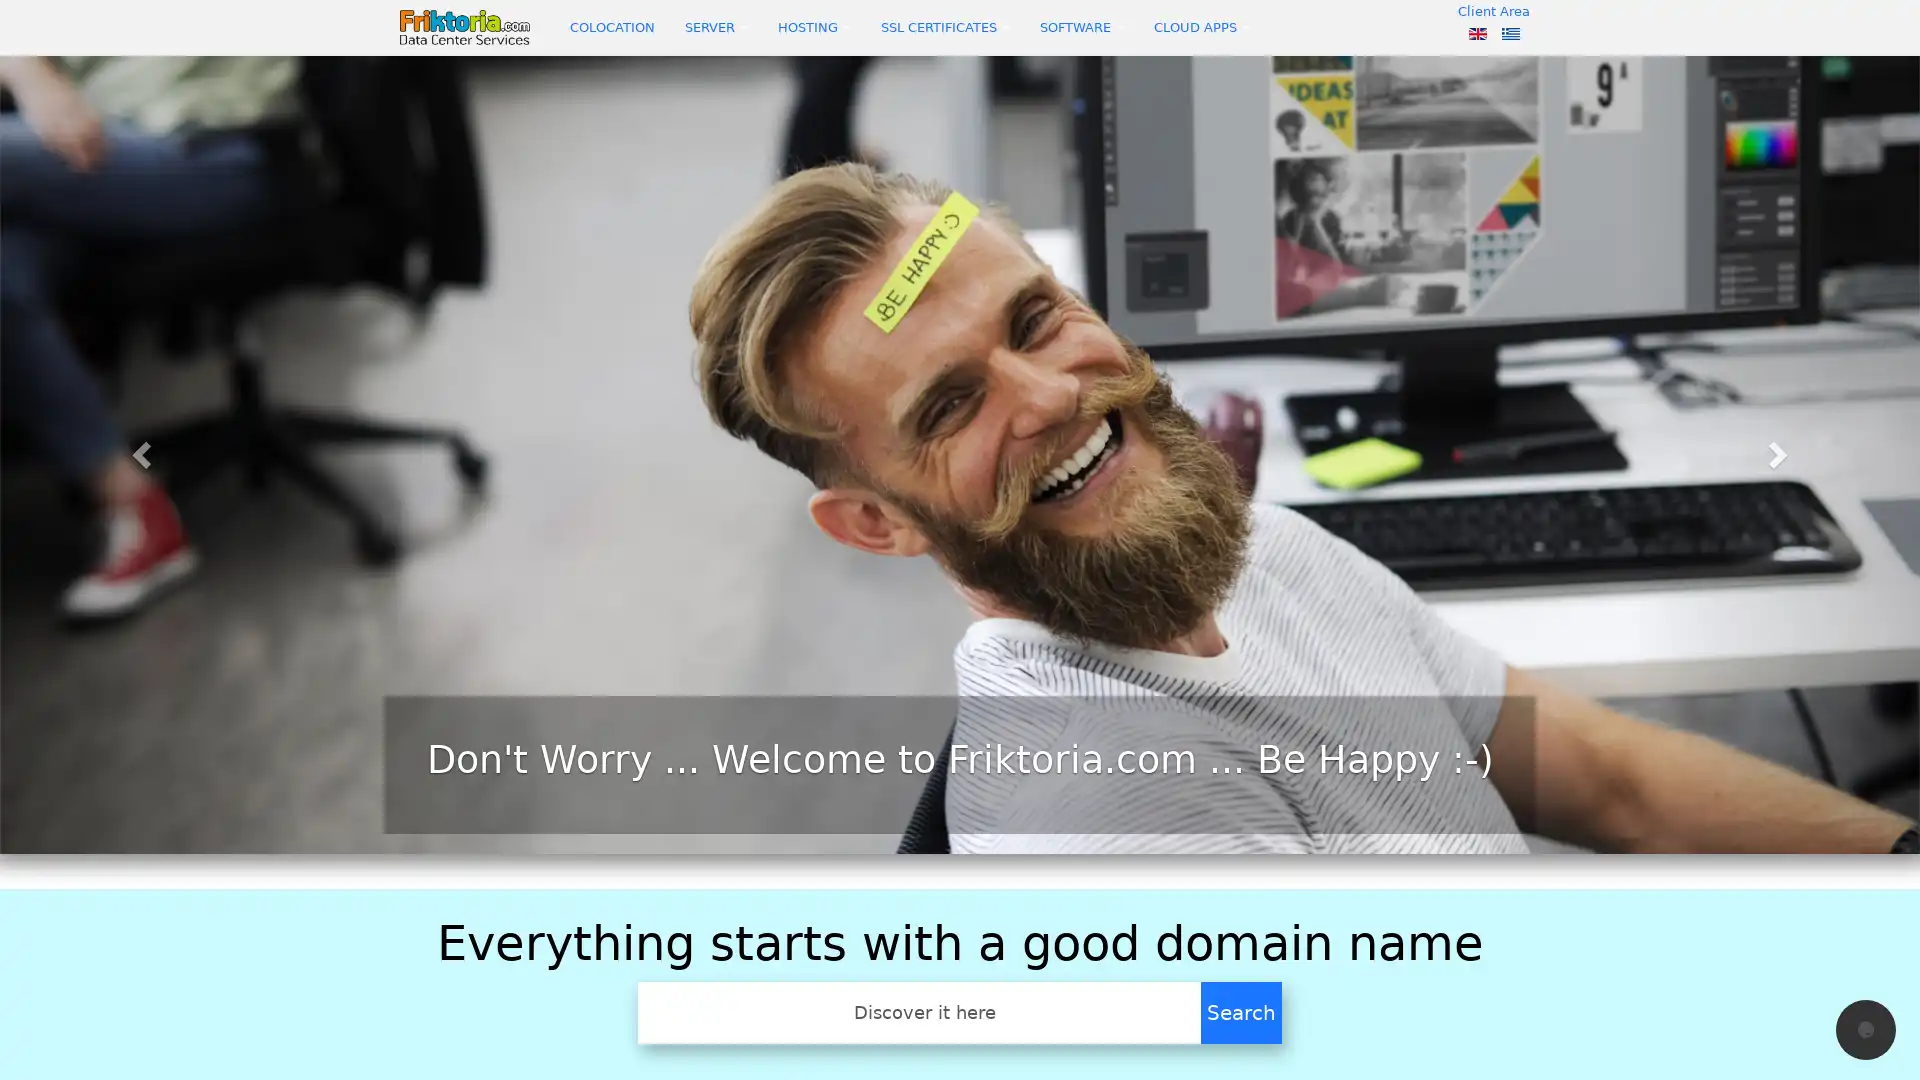 The image size is (1920, 1080). Describe the element at coordinates (1239, 1011) in the screenshot. I see `Search` at that location.